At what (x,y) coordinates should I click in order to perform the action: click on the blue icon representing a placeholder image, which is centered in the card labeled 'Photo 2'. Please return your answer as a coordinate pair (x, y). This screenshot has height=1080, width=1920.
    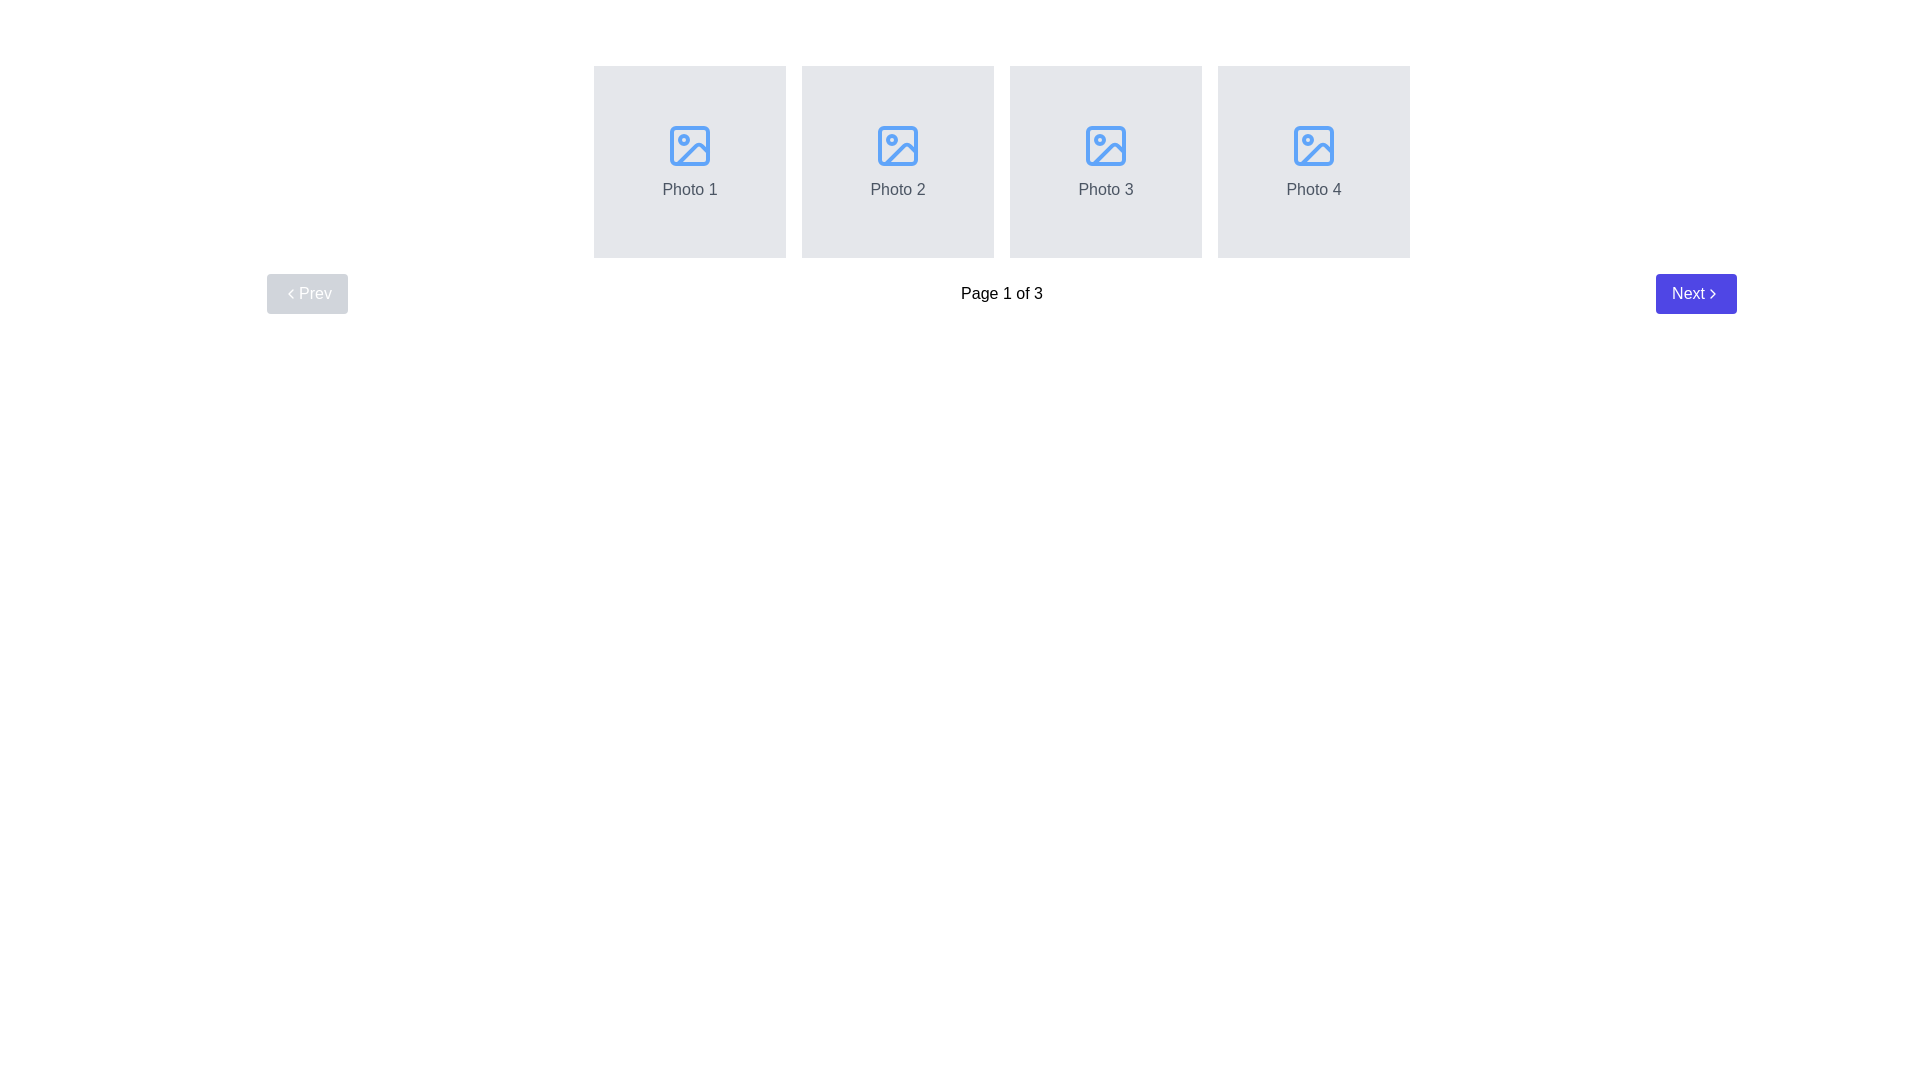
    Looking at the image, I should click on (896, 145).